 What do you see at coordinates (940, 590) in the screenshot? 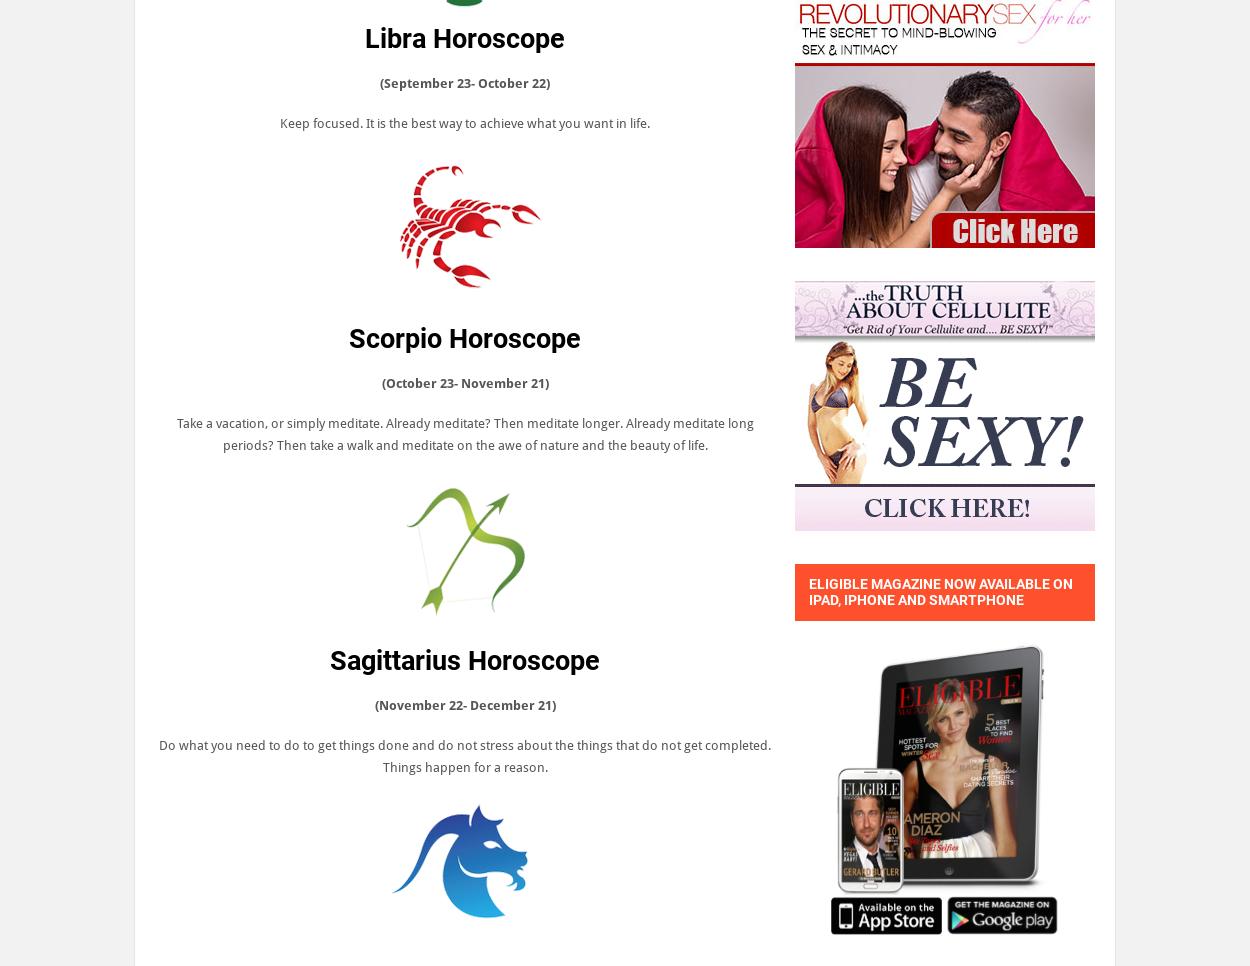
I see `'Eligible Magazine now available on iPad, iPhone and smartphone'` at bounding box center [940, 590].